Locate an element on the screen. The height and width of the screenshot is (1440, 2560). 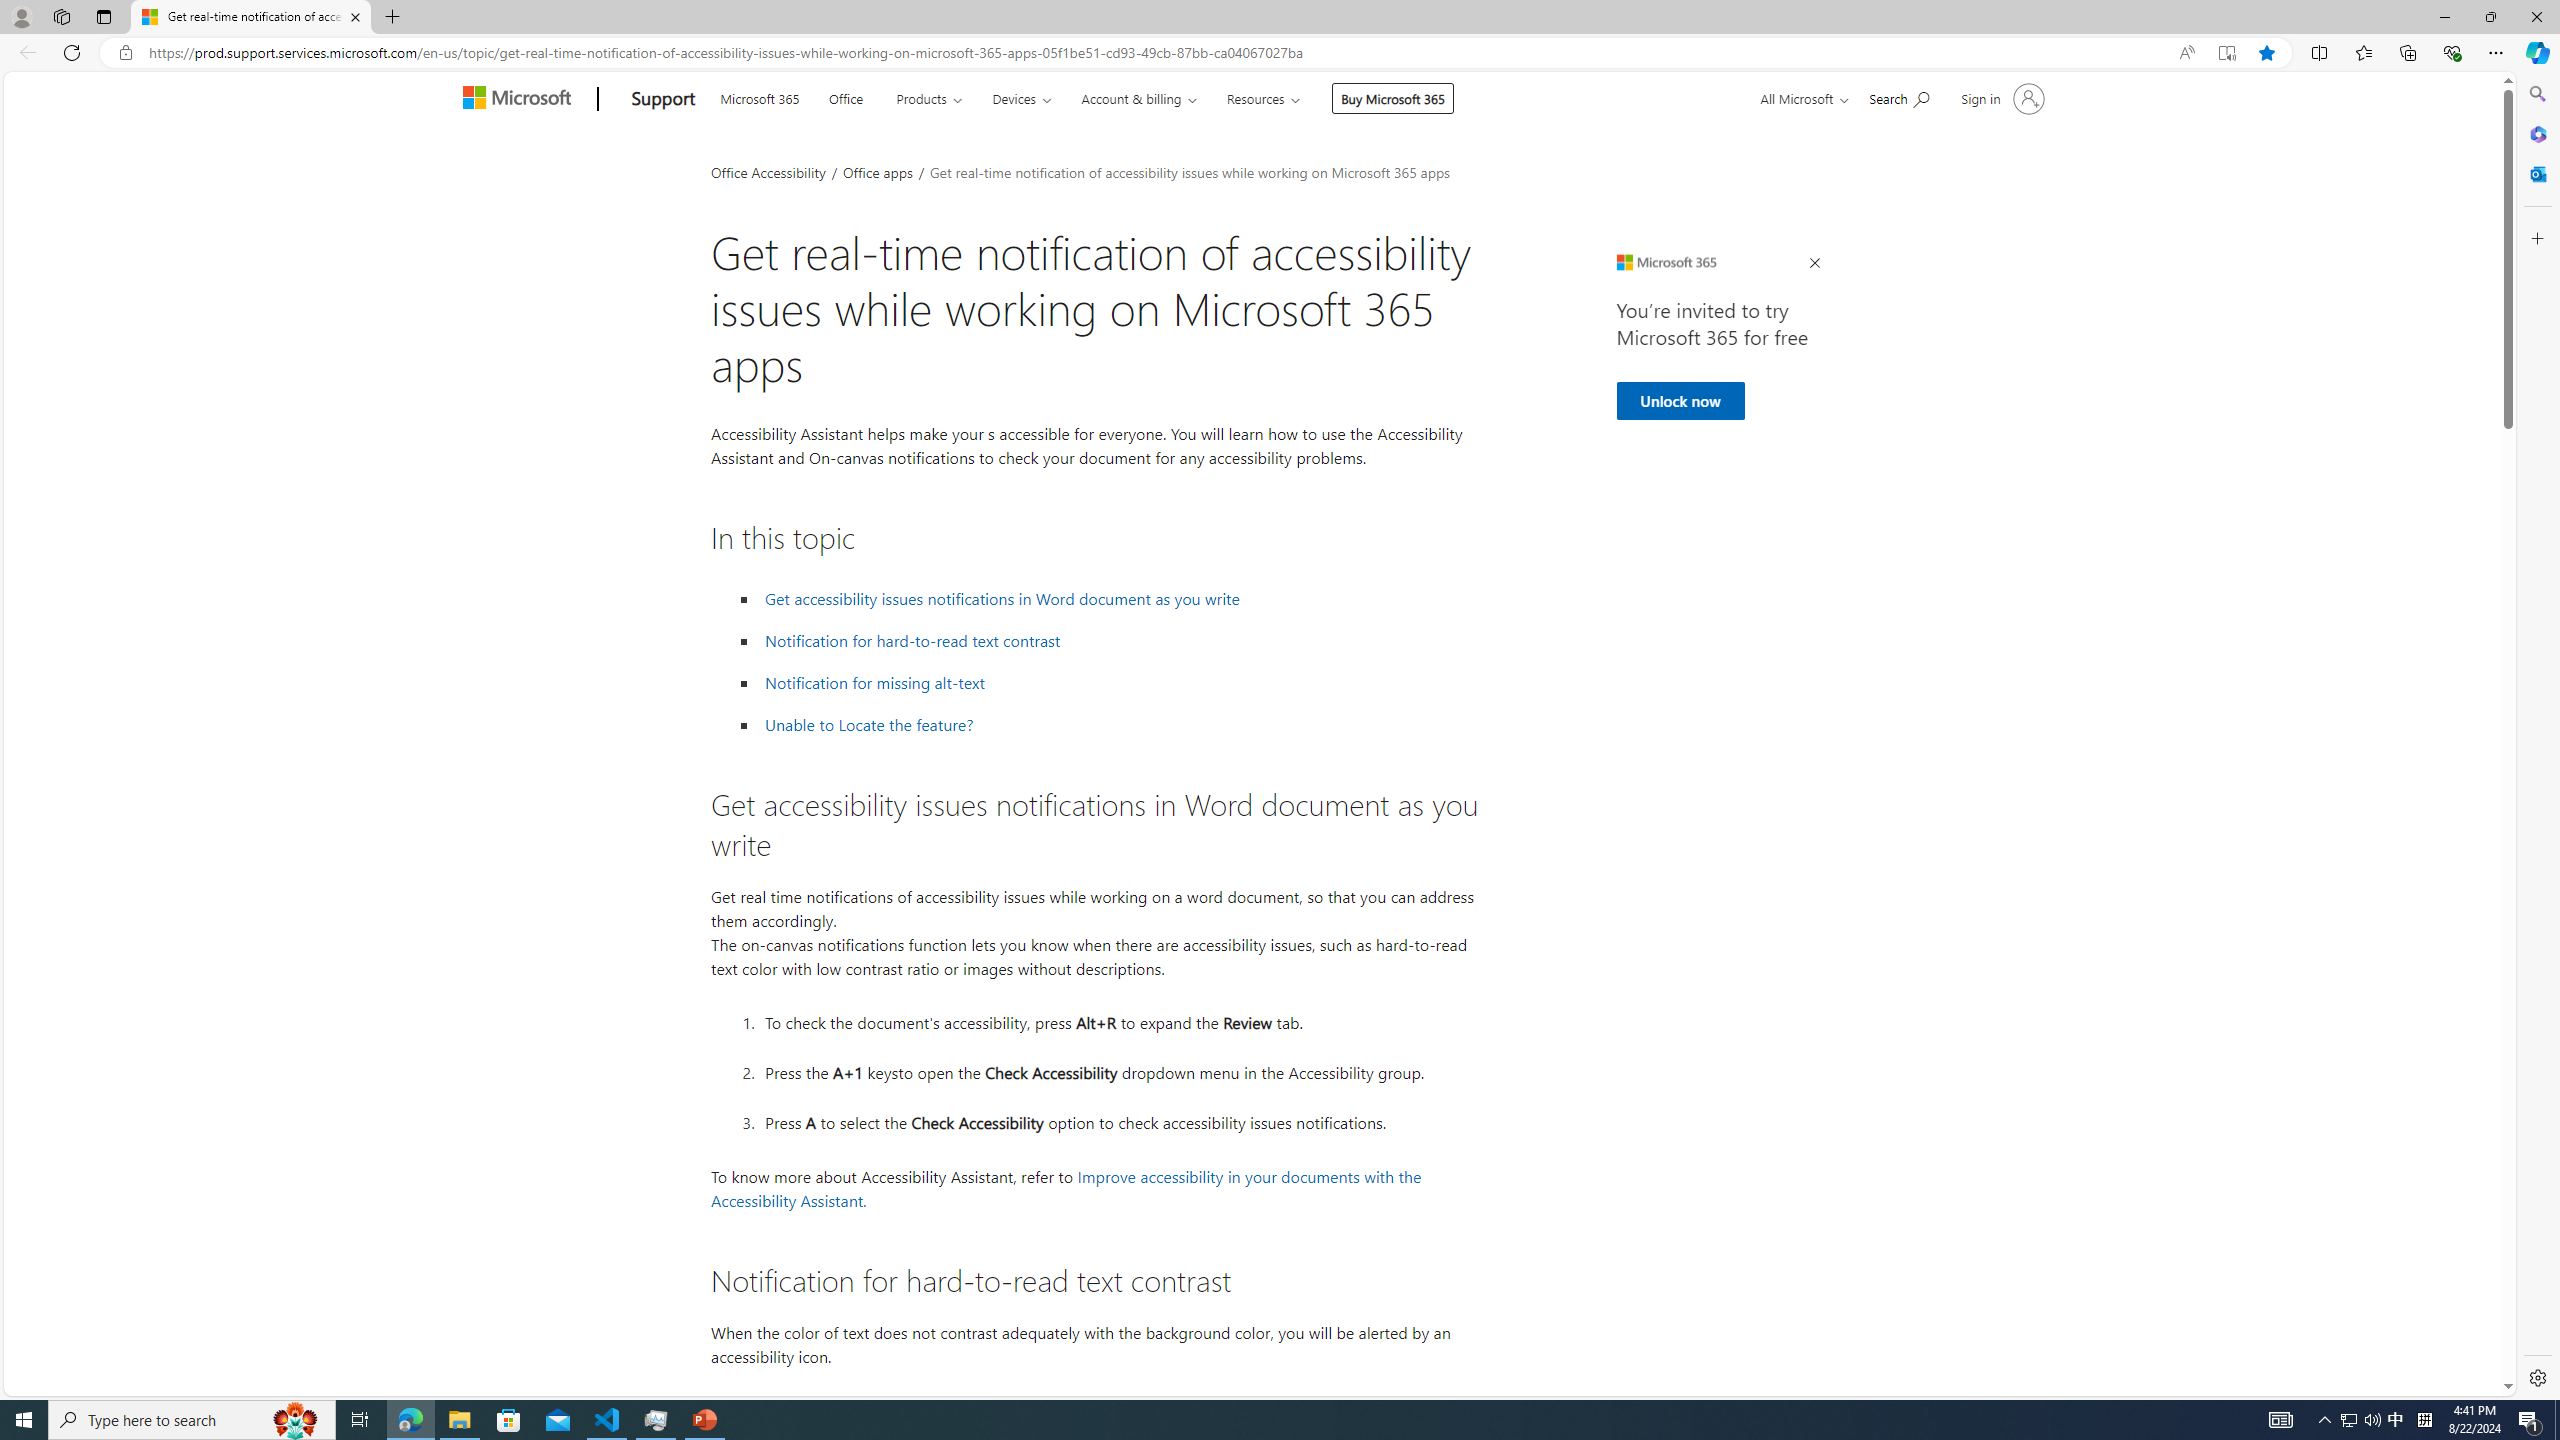
'Collections' is located at coordinates (2406, 51).